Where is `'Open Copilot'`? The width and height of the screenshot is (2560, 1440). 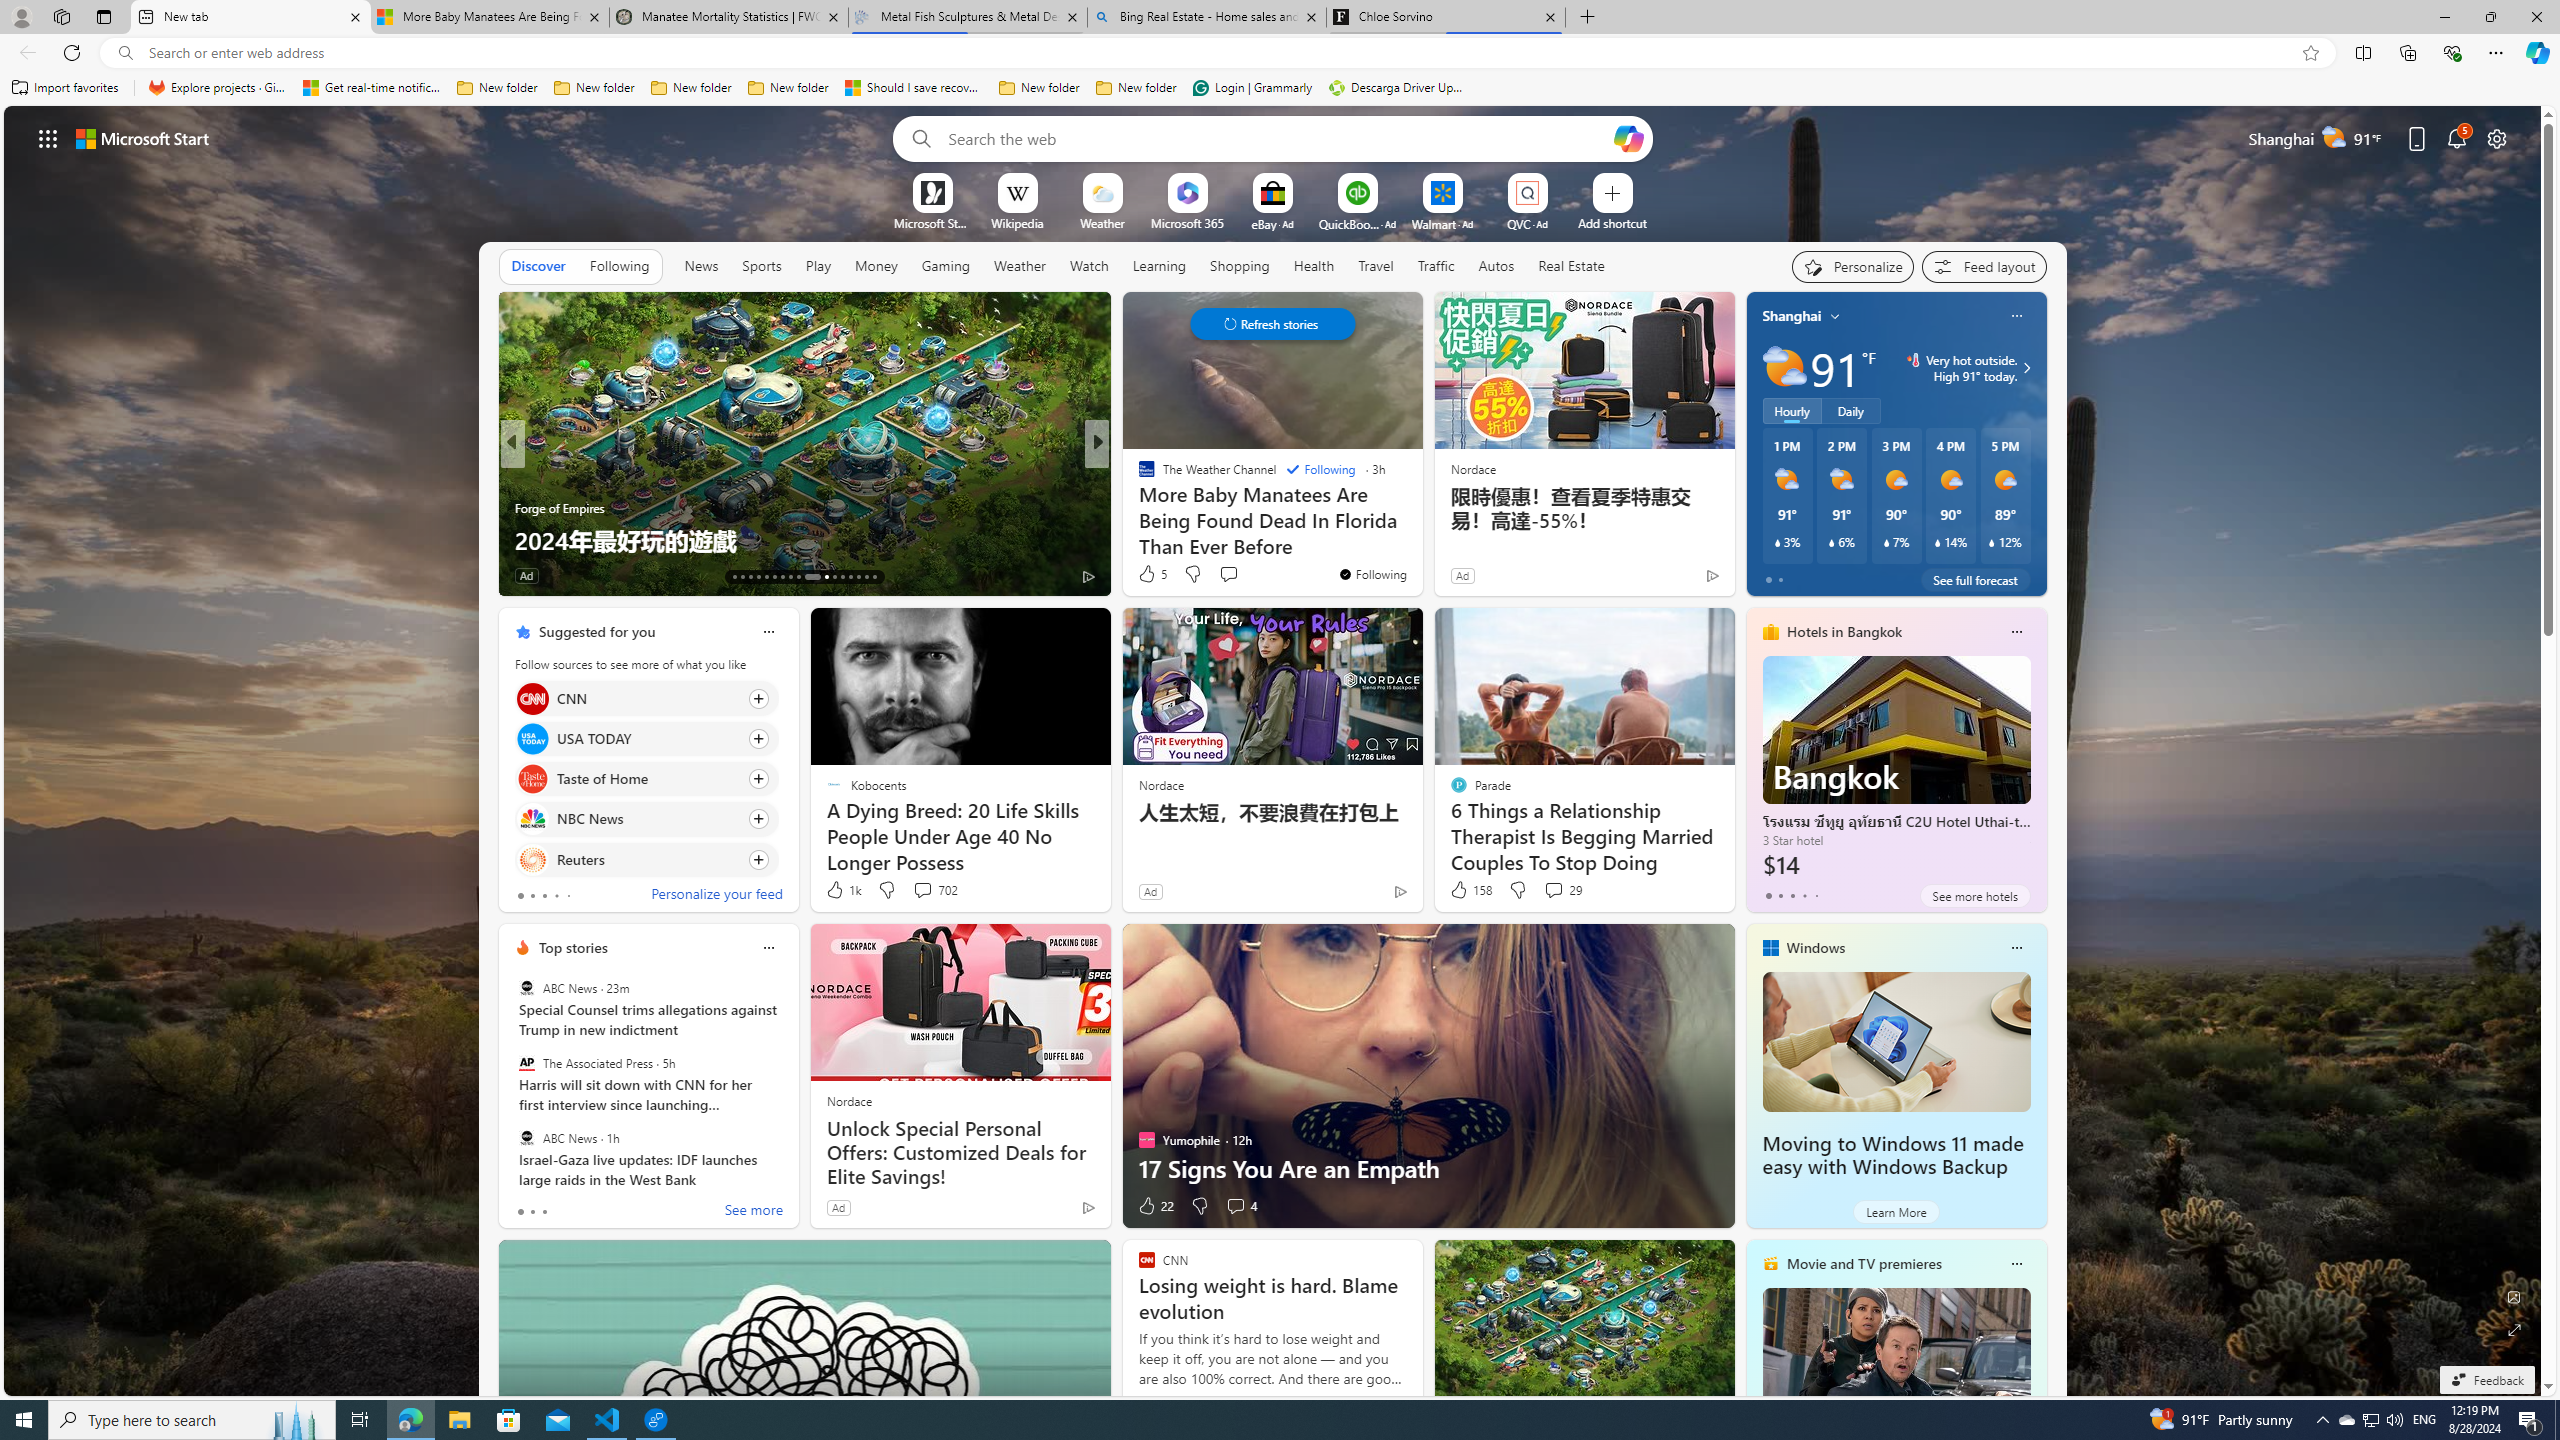 'Open Copilot' is located at coordinates (1627, 137).